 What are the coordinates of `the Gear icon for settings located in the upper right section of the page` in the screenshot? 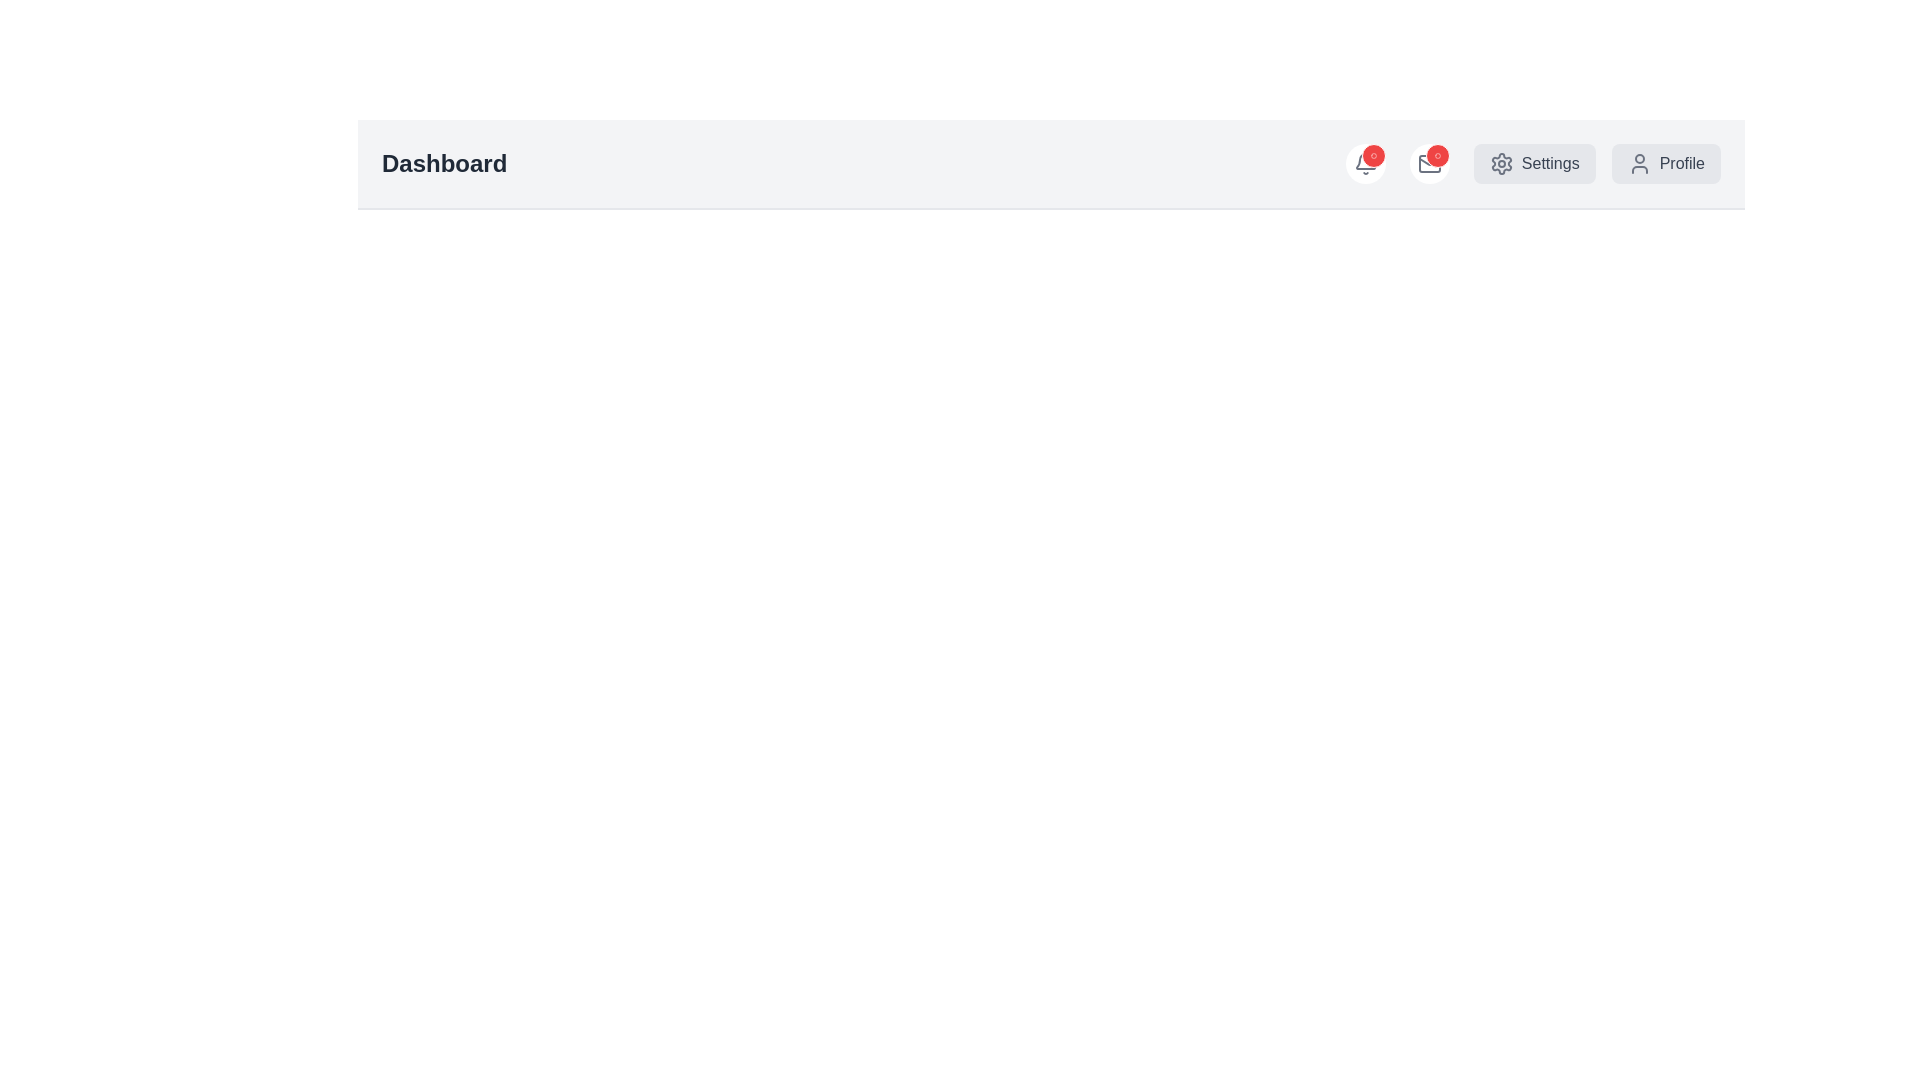 It's located at (1501, 163).